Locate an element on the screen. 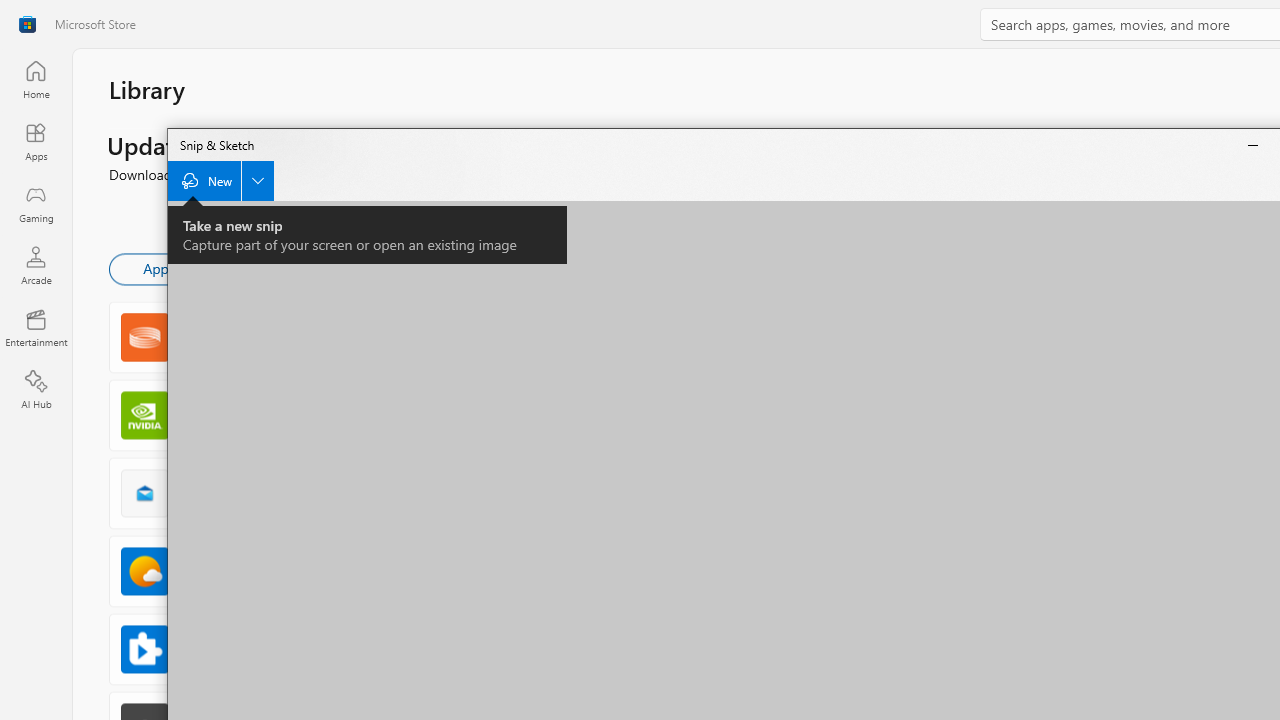 The width and height of the screenshot is (1280, 720). 'Class: Image' is located at coordinates (27, 24).